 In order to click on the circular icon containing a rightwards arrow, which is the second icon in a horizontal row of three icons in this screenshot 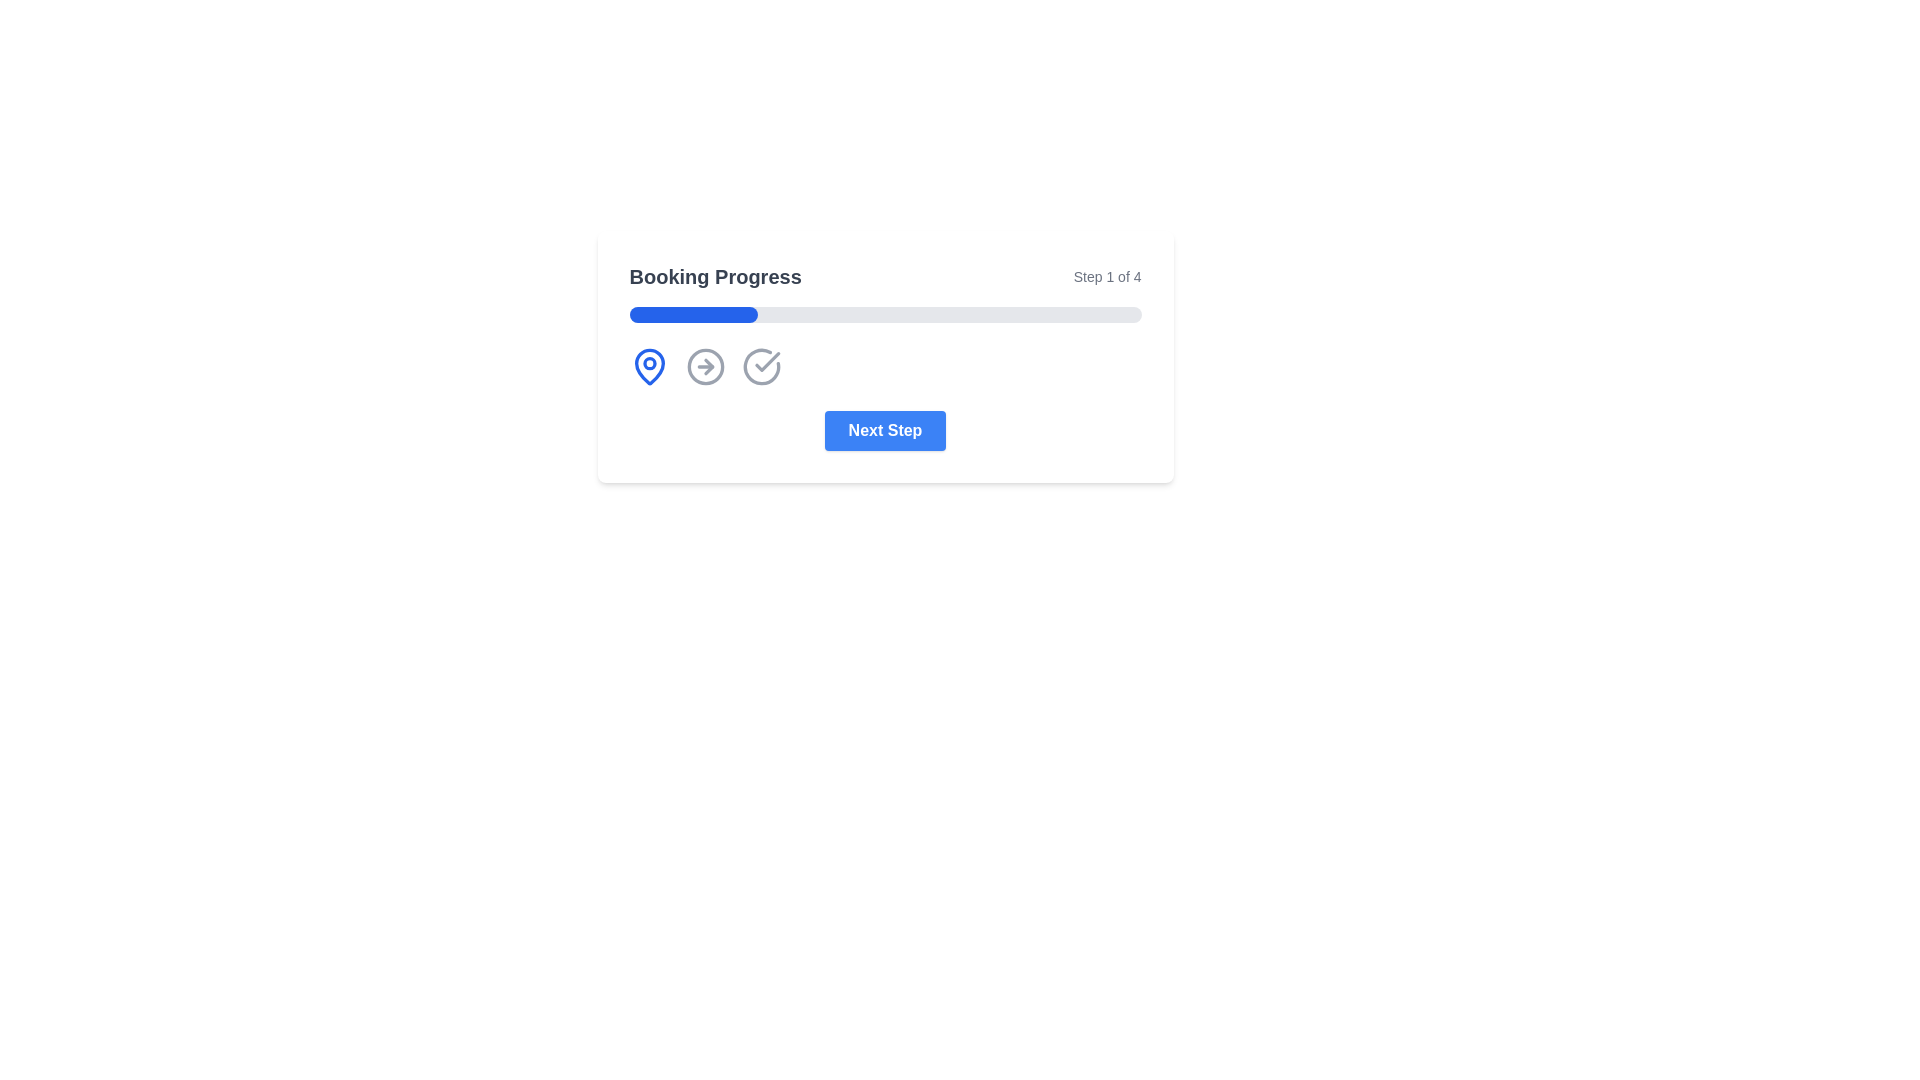, I will do `click(705, 366)`.